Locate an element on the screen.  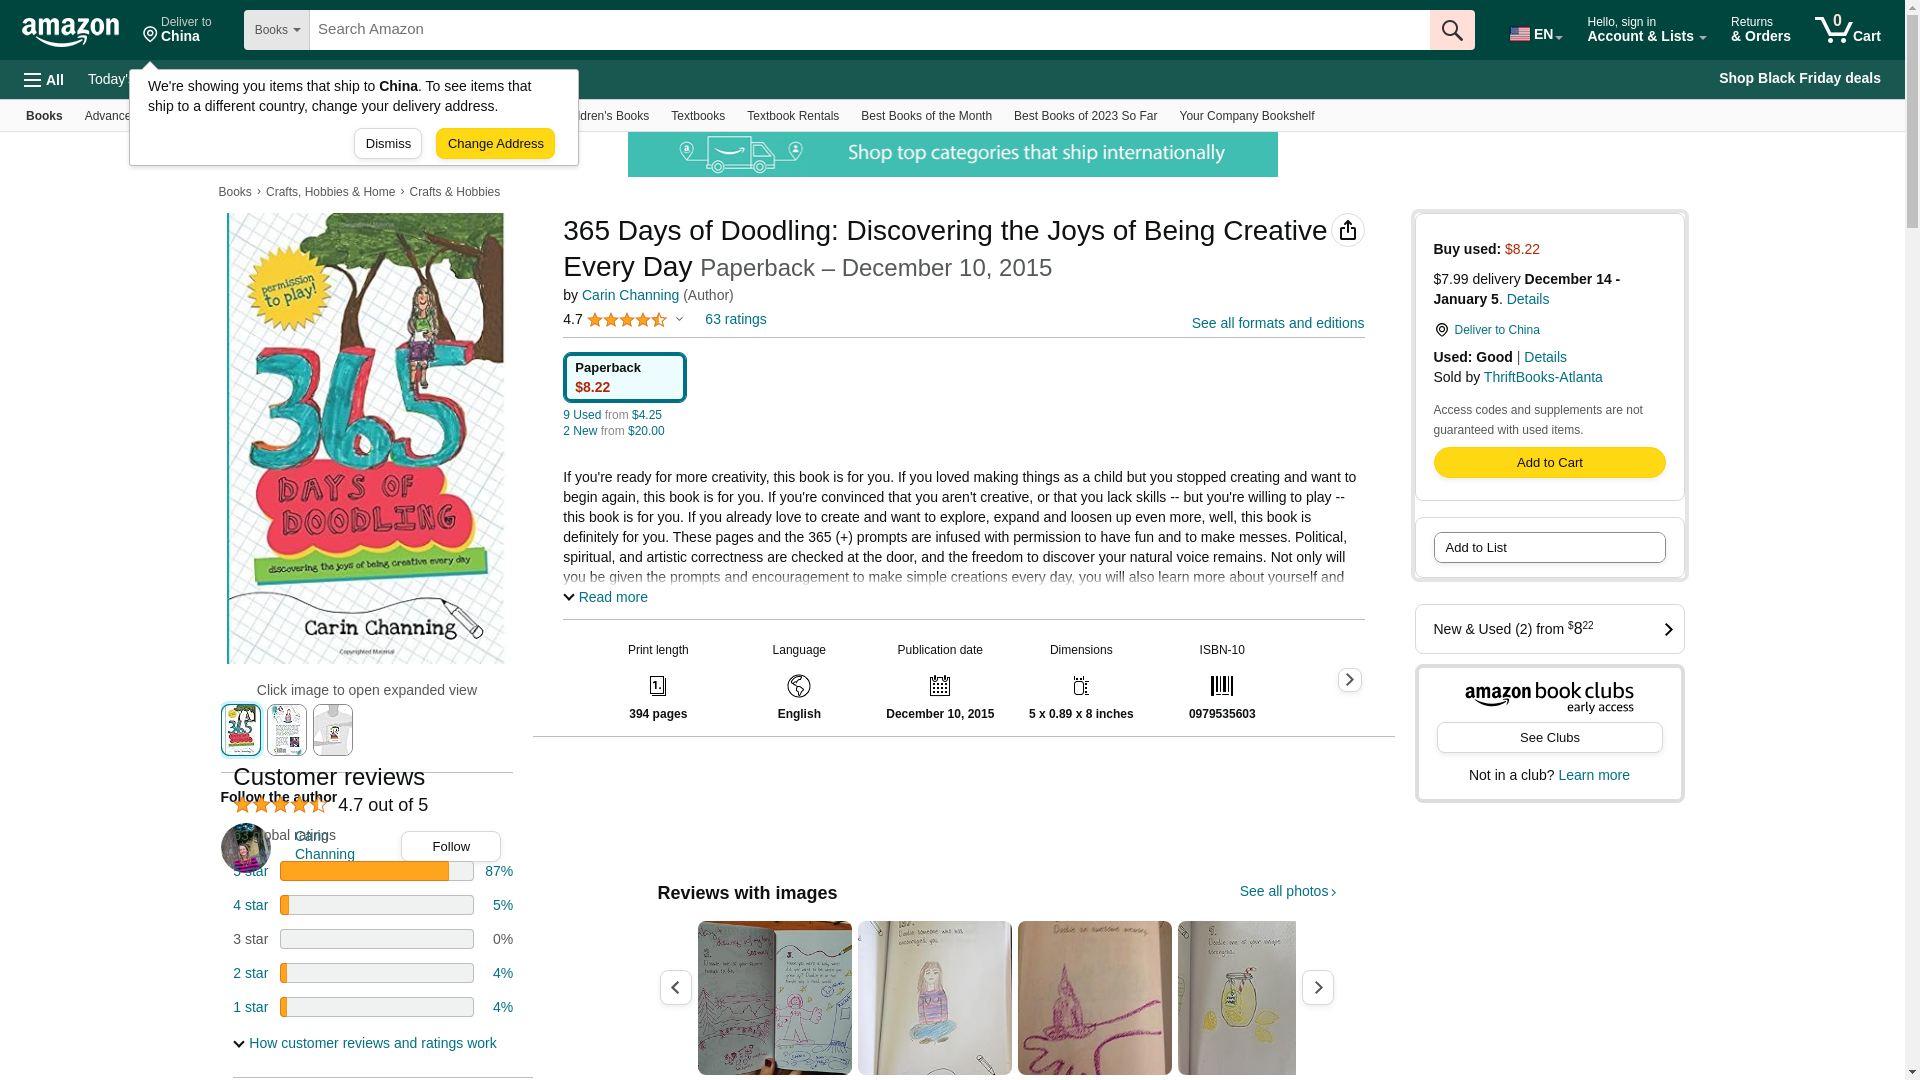
'Details' is located at coordinates (1544, 356).